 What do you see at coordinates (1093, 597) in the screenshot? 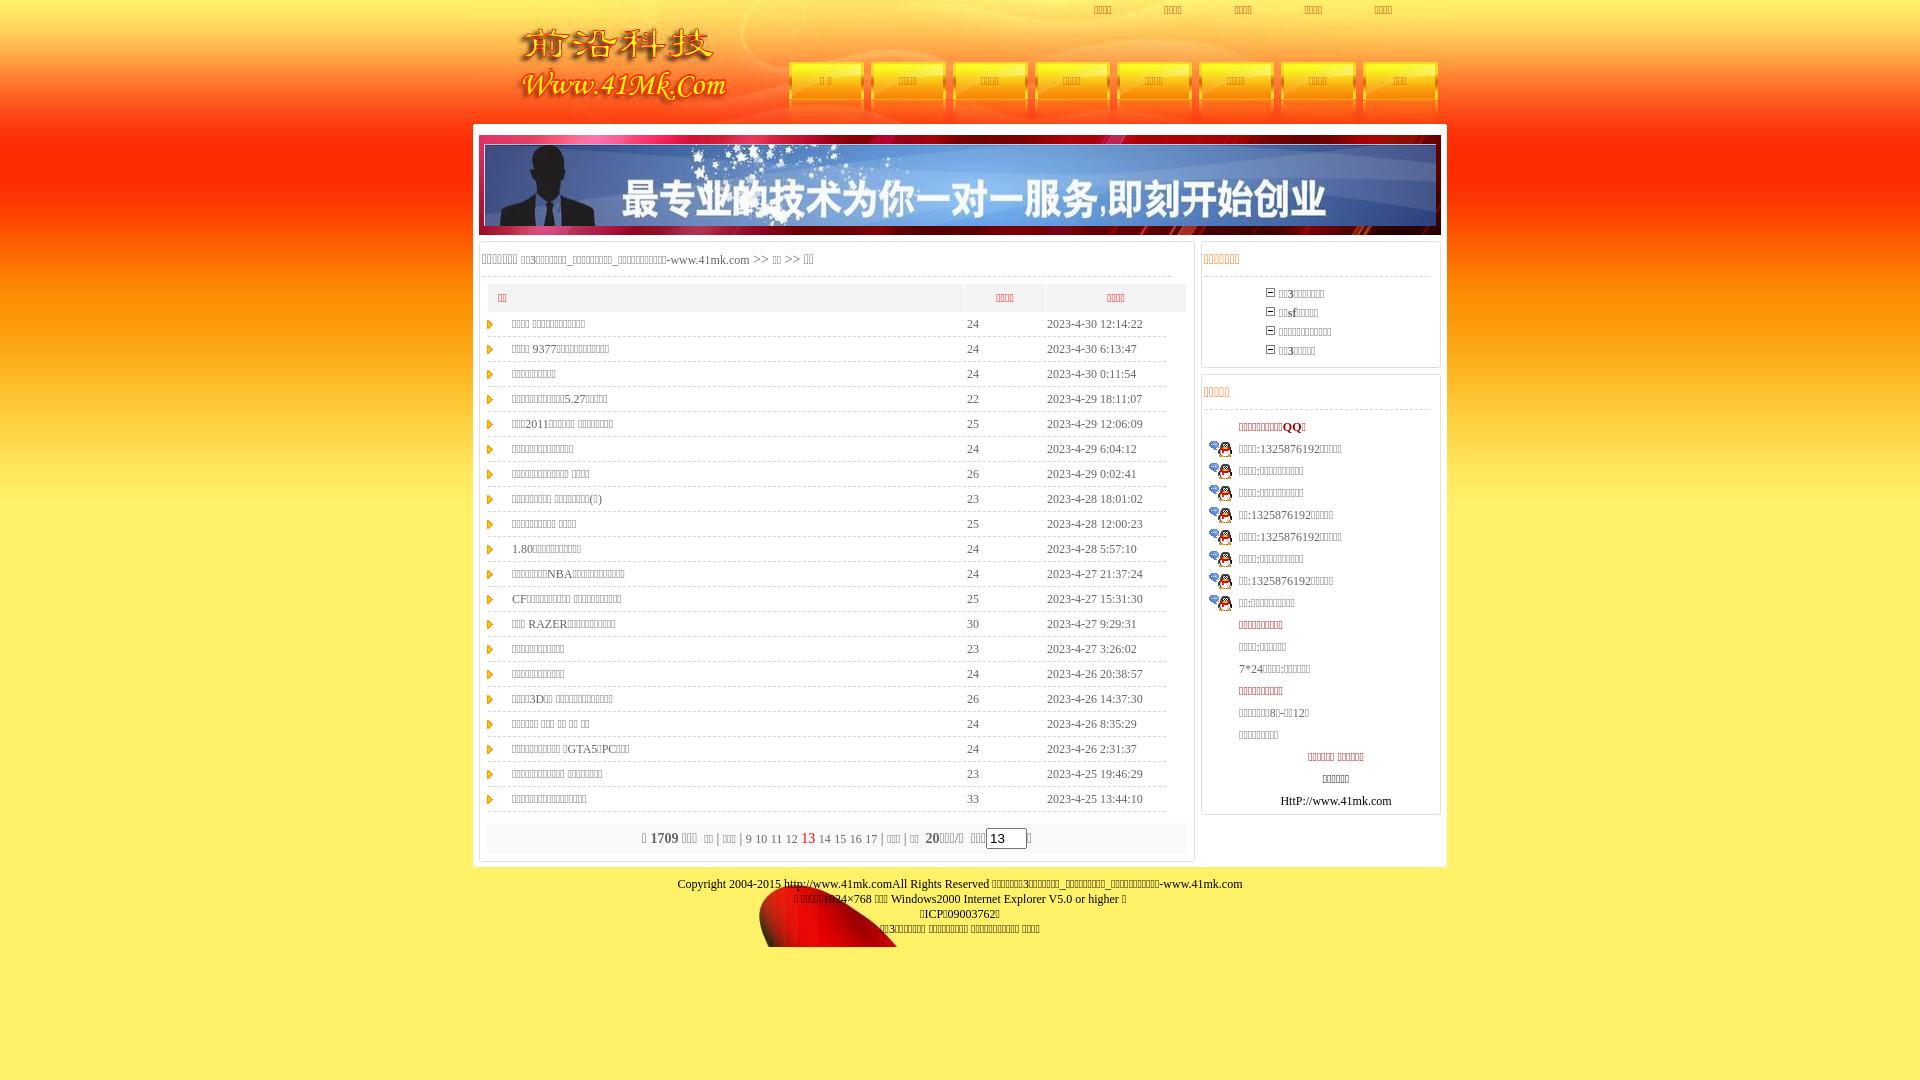
I see `'2023-4-27 15:31:30'` at bounding box center [1093, 597].